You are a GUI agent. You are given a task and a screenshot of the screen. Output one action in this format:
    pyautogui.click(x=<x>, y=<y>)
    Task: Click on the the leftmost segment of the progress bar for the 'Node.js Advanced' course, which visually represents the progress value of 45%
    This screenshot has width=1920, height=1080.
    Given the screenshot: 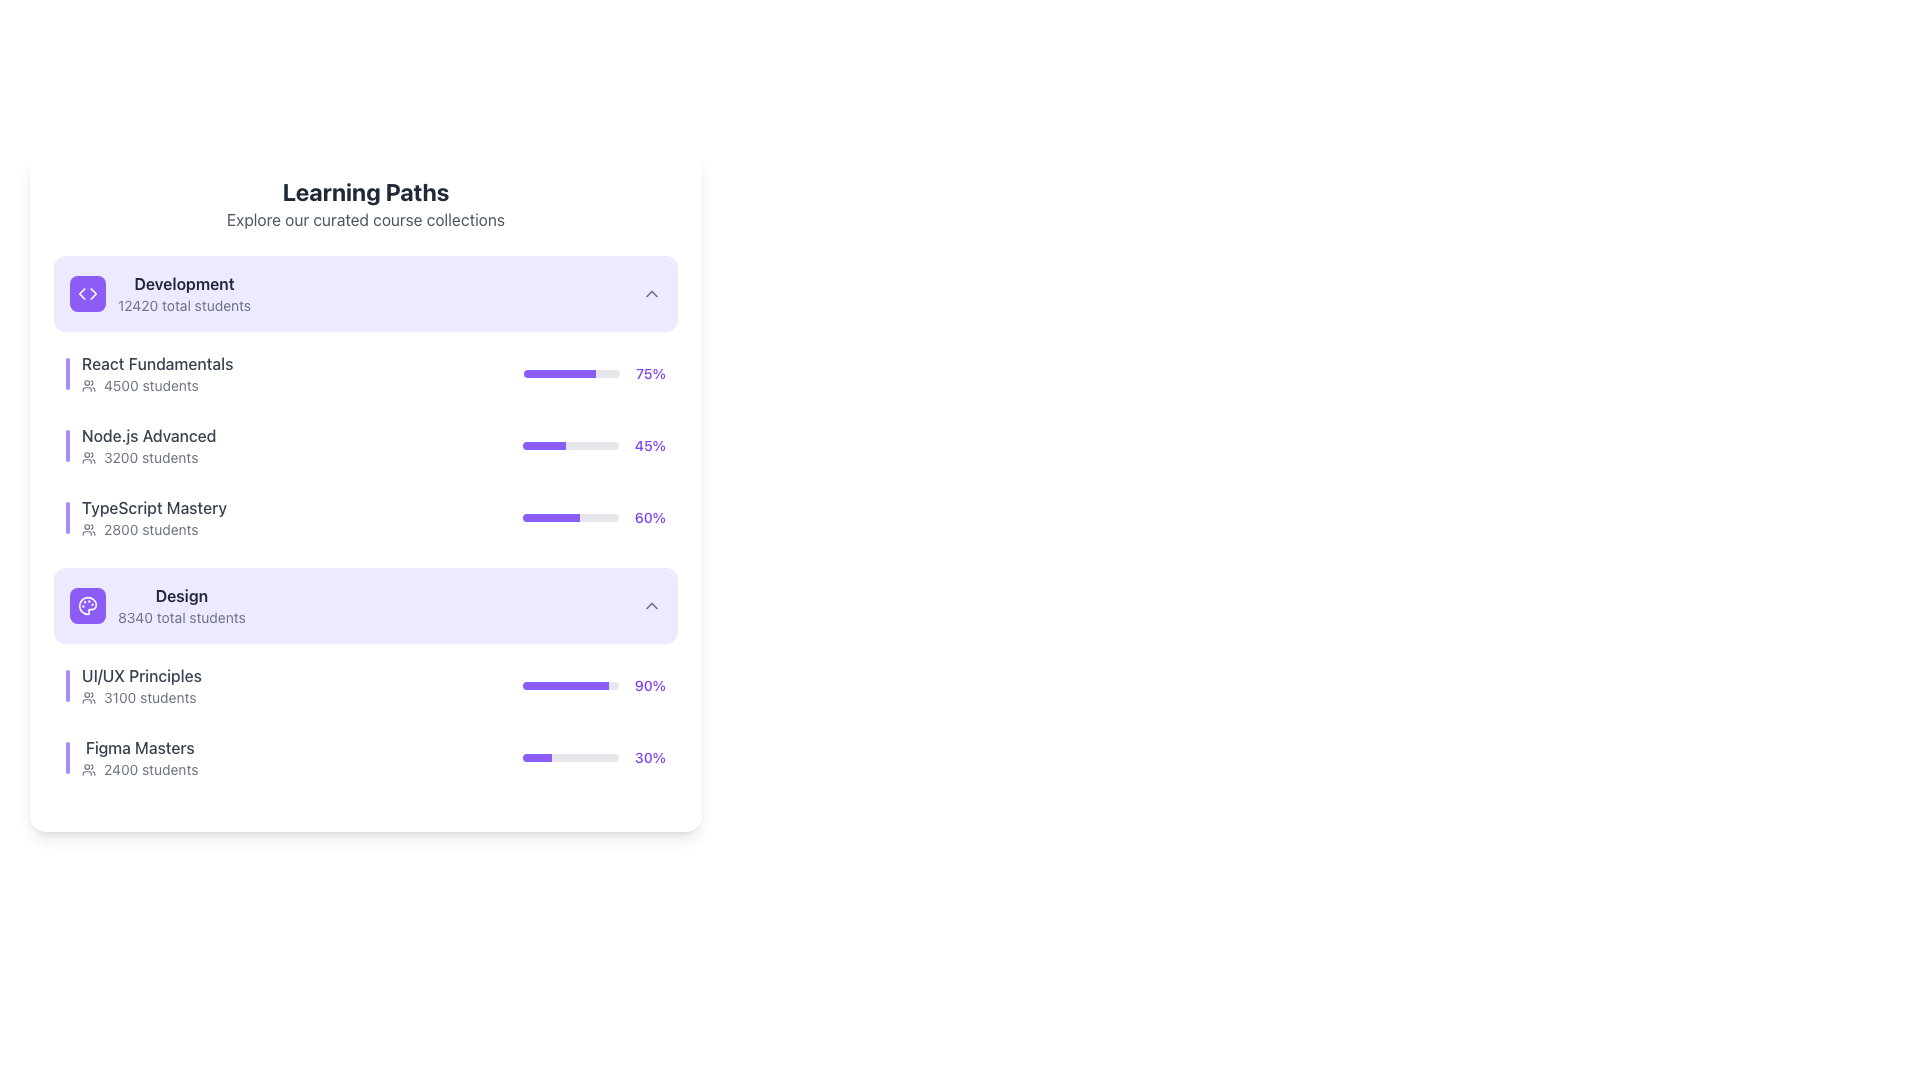 What is the action you would take?
    pyautogui.click(x=544, y=445)
    